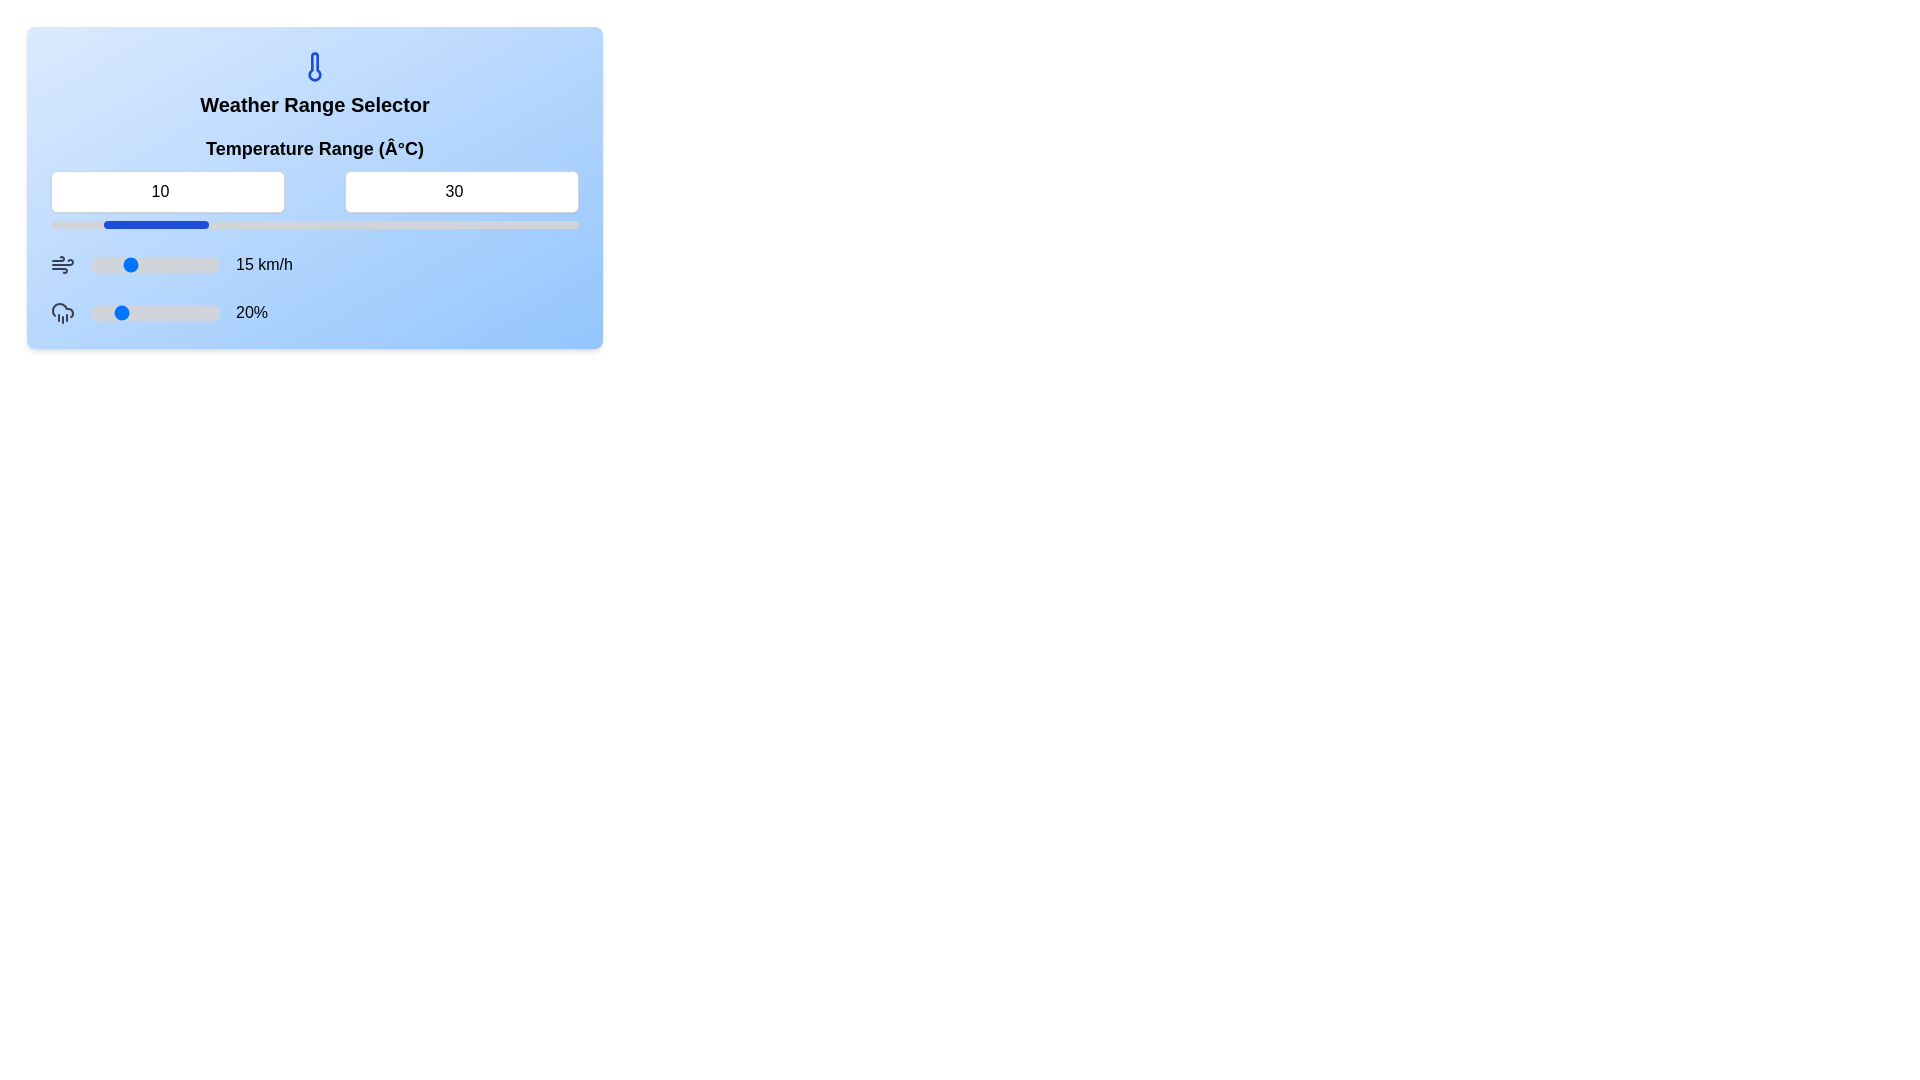 This screenshot has height=1080, width=1920. What do you see at coordinates (92, 264) in the screenshot?
I see `the wind speed` at bounding box center [92, 264].